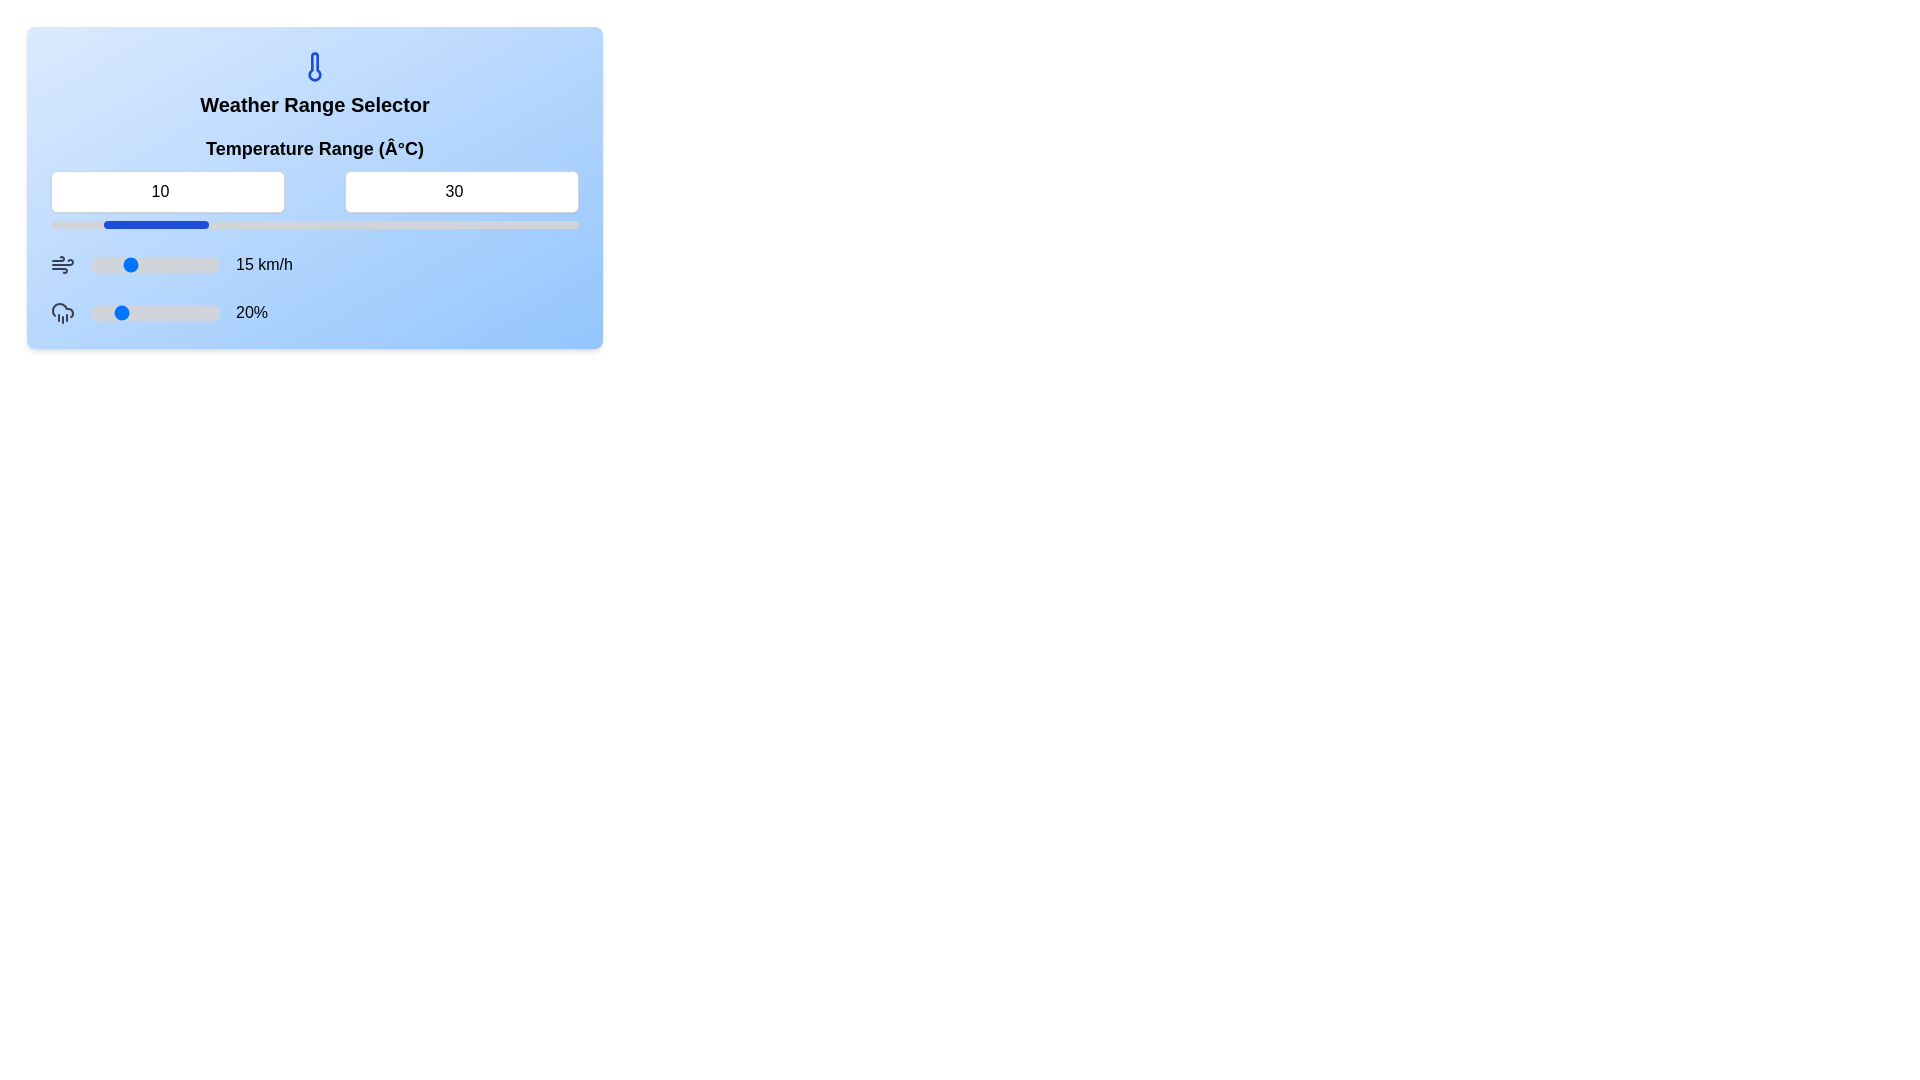 This screenshot has height=1080, width=1920. What do you see at coordinates (92, 264) in the screenshot?
I see `the wind speed` at bounding box center [92, 264].